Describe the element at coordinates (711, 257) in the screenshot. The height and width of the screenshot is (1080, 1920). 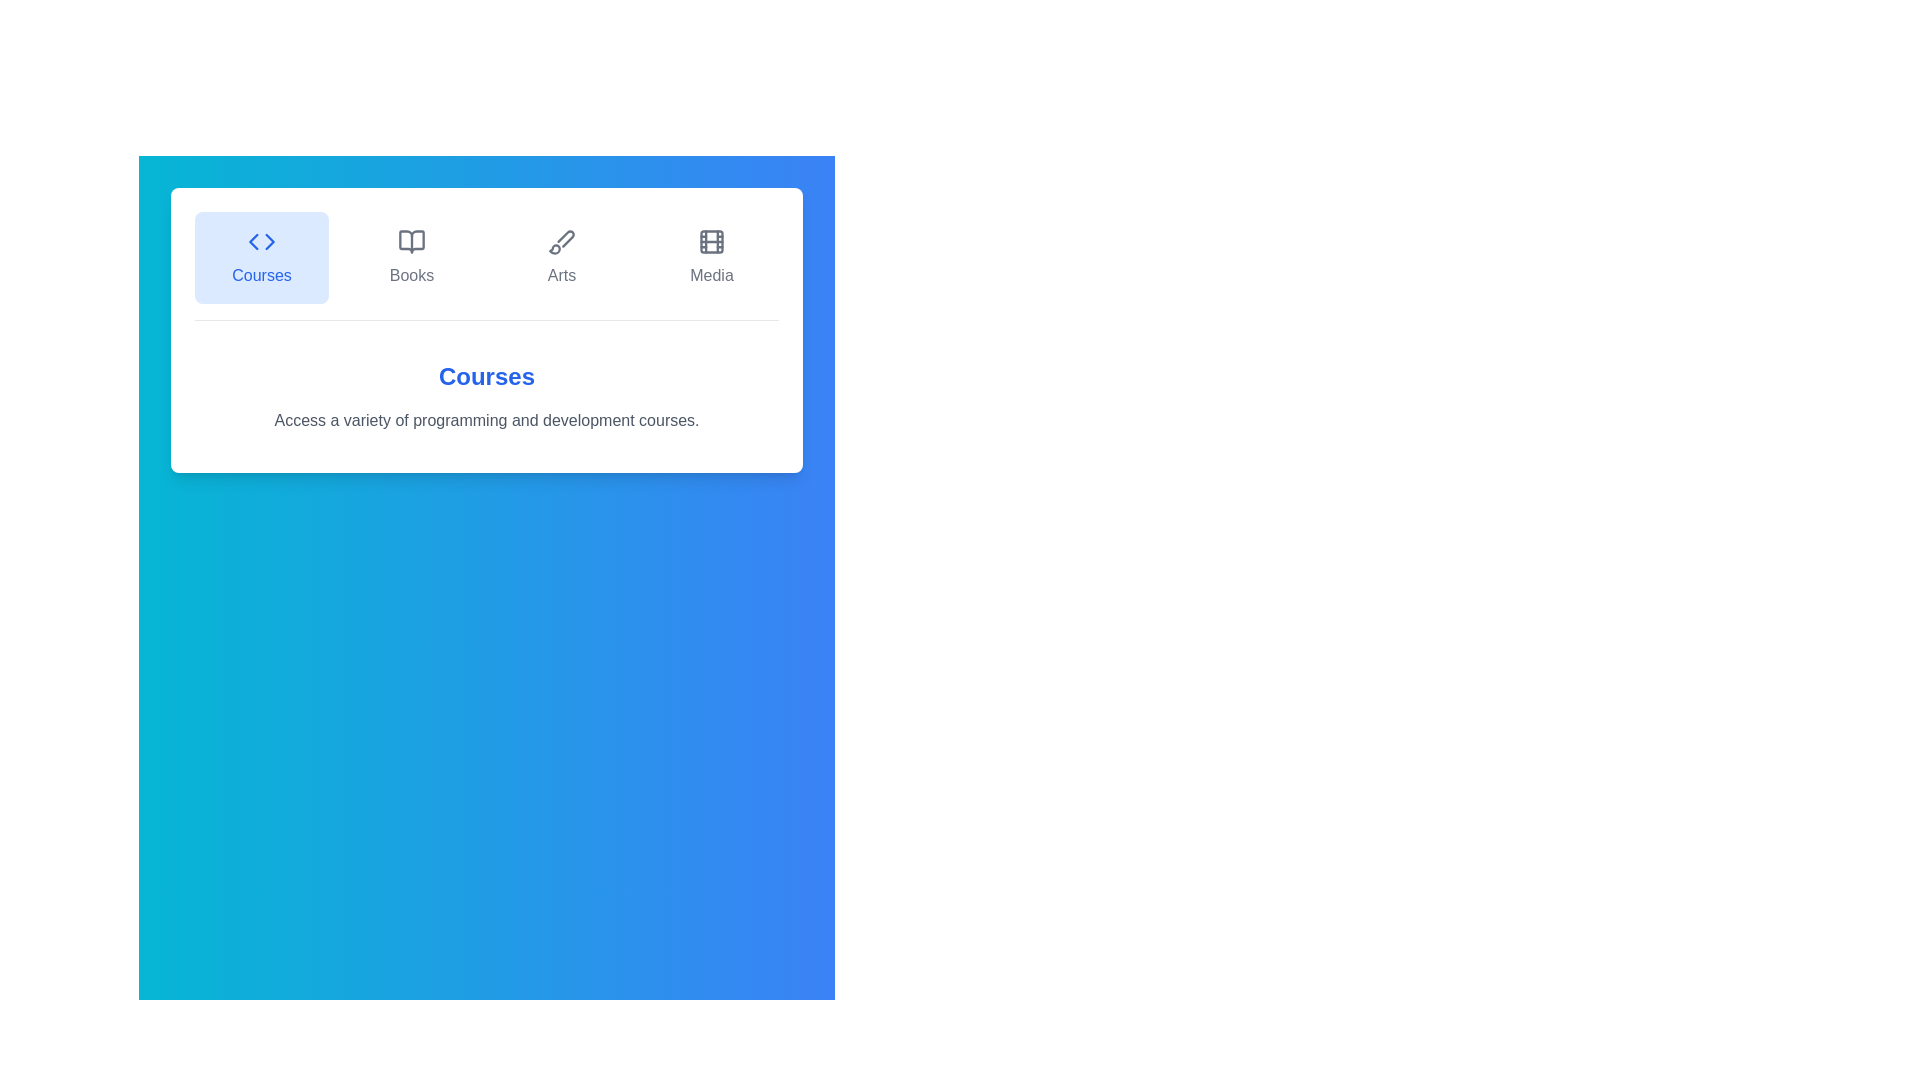
I see `the Media tab by clicking on its button` at that location.